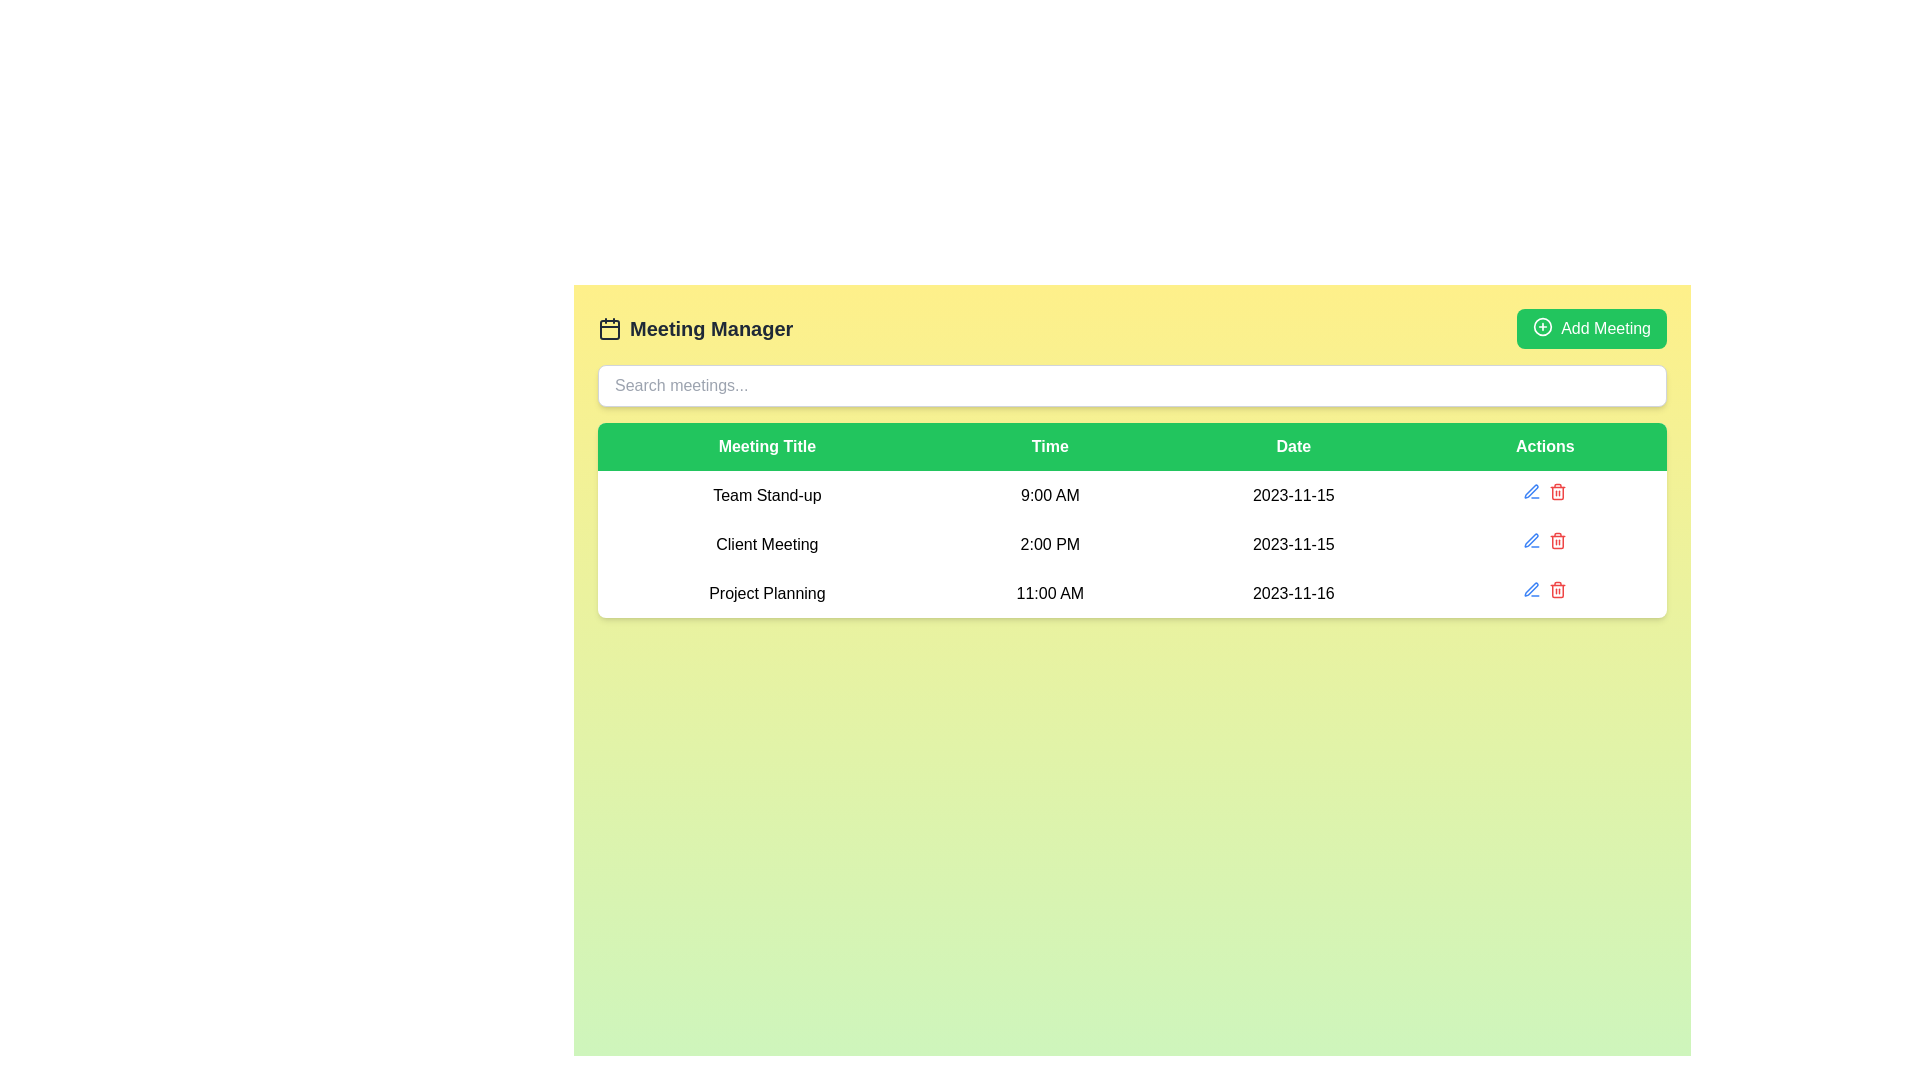 Image resolution: width=1920 pixels, height=1080 pixels. Describe the element at coordinates (1531, 589) in the screenshot. I see `the edit button in the 'Actions' column of the third row of the meeting table` at that location.